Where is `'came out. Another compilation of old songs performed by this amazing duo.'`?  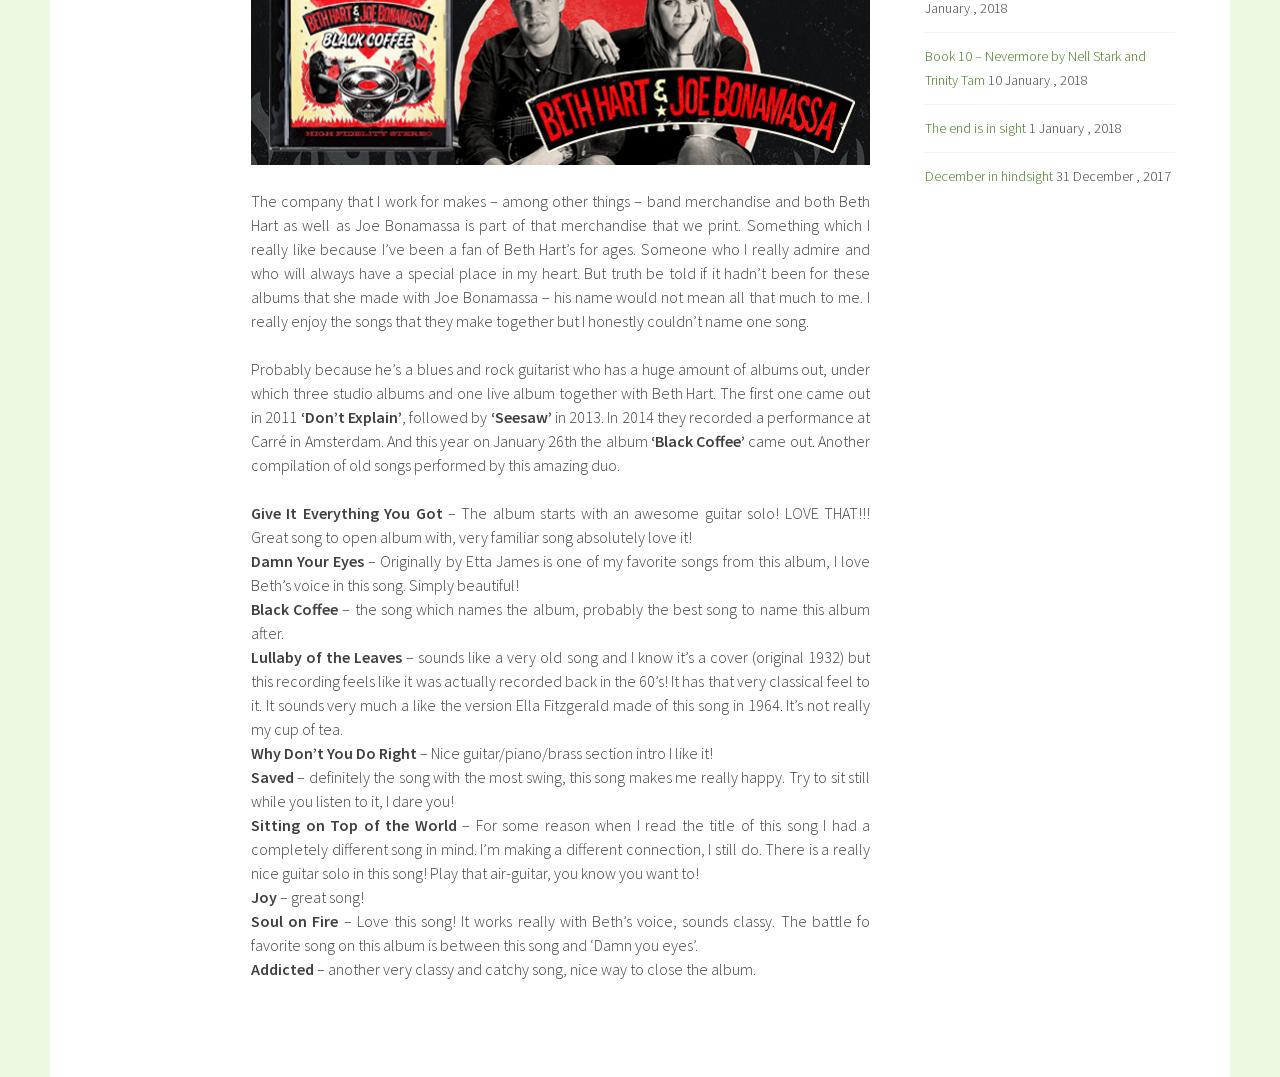 'came out. Another compilation of old songs performed by this amazing duo.' is located at coordinates (560, 451).